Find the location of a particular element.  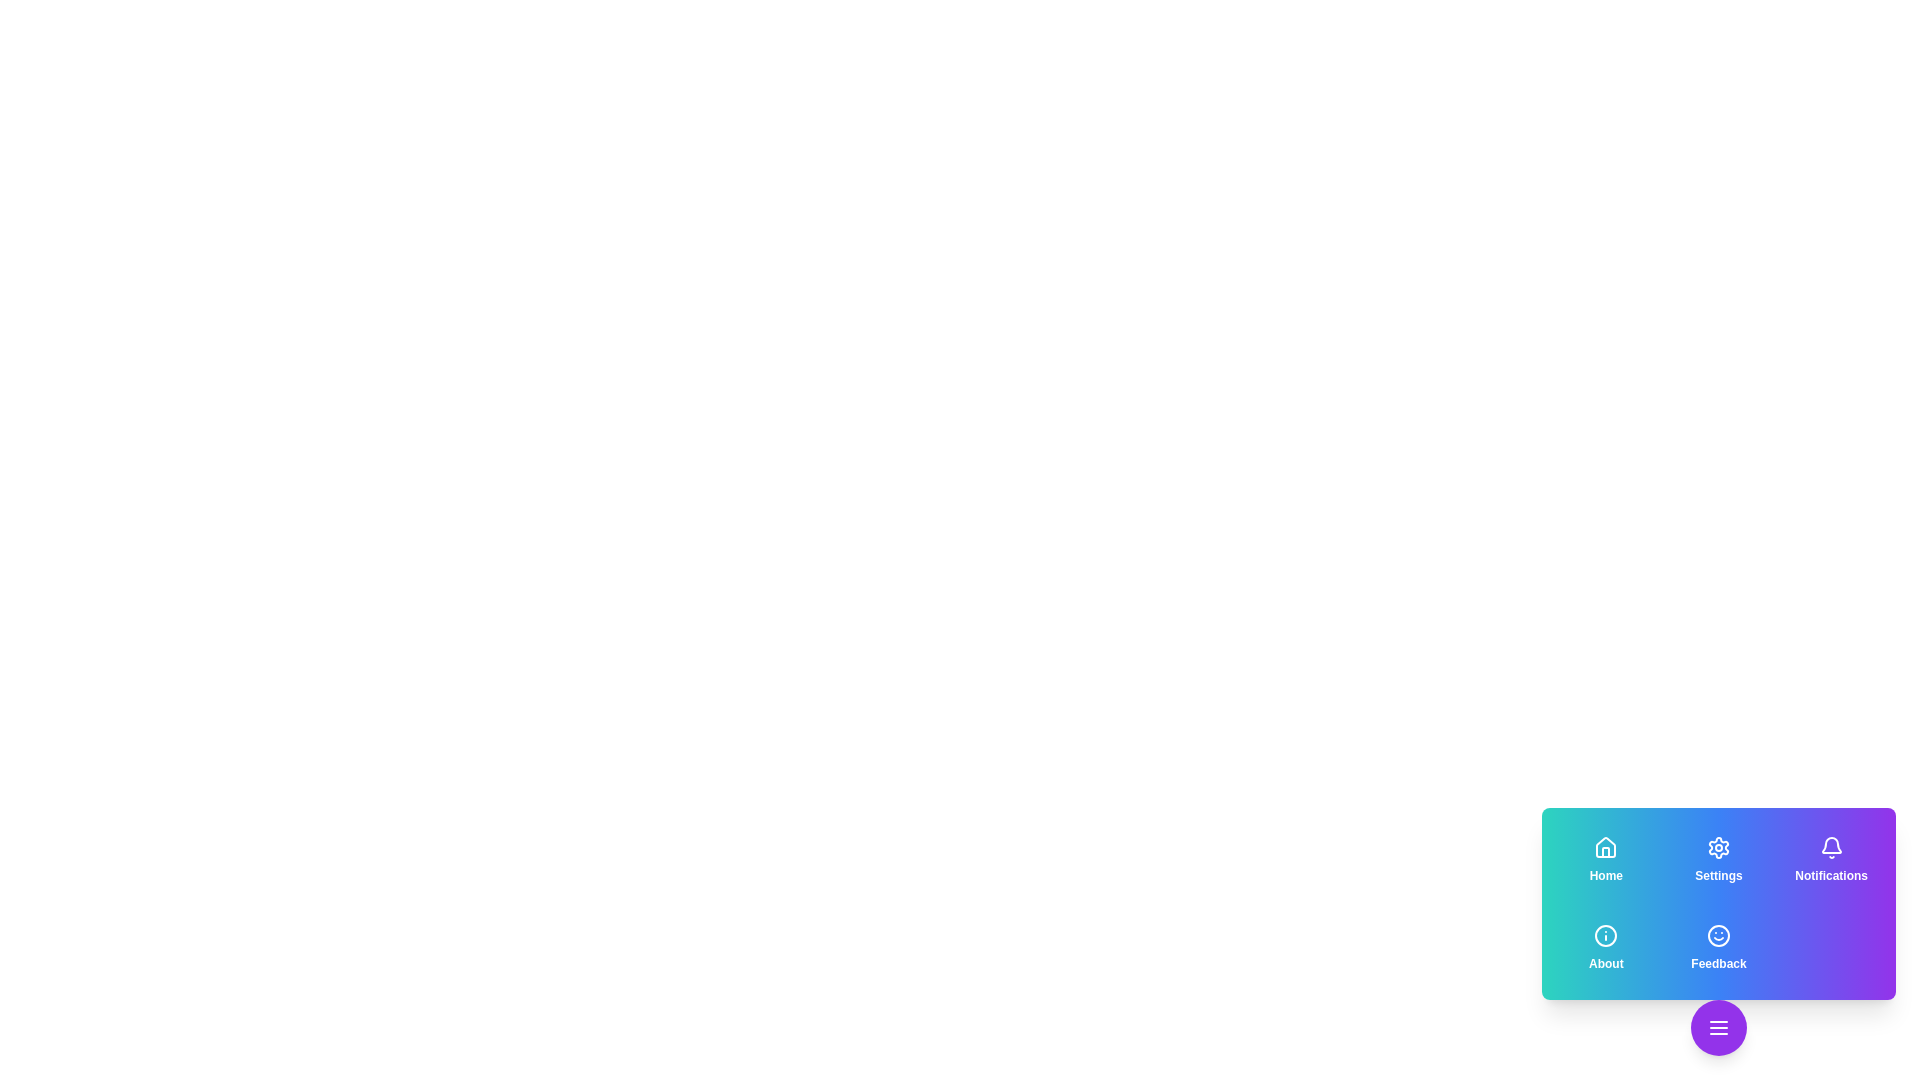

the 'Home' button in the ColorfulSpeedDial component is located at coordinates (1606, 859).